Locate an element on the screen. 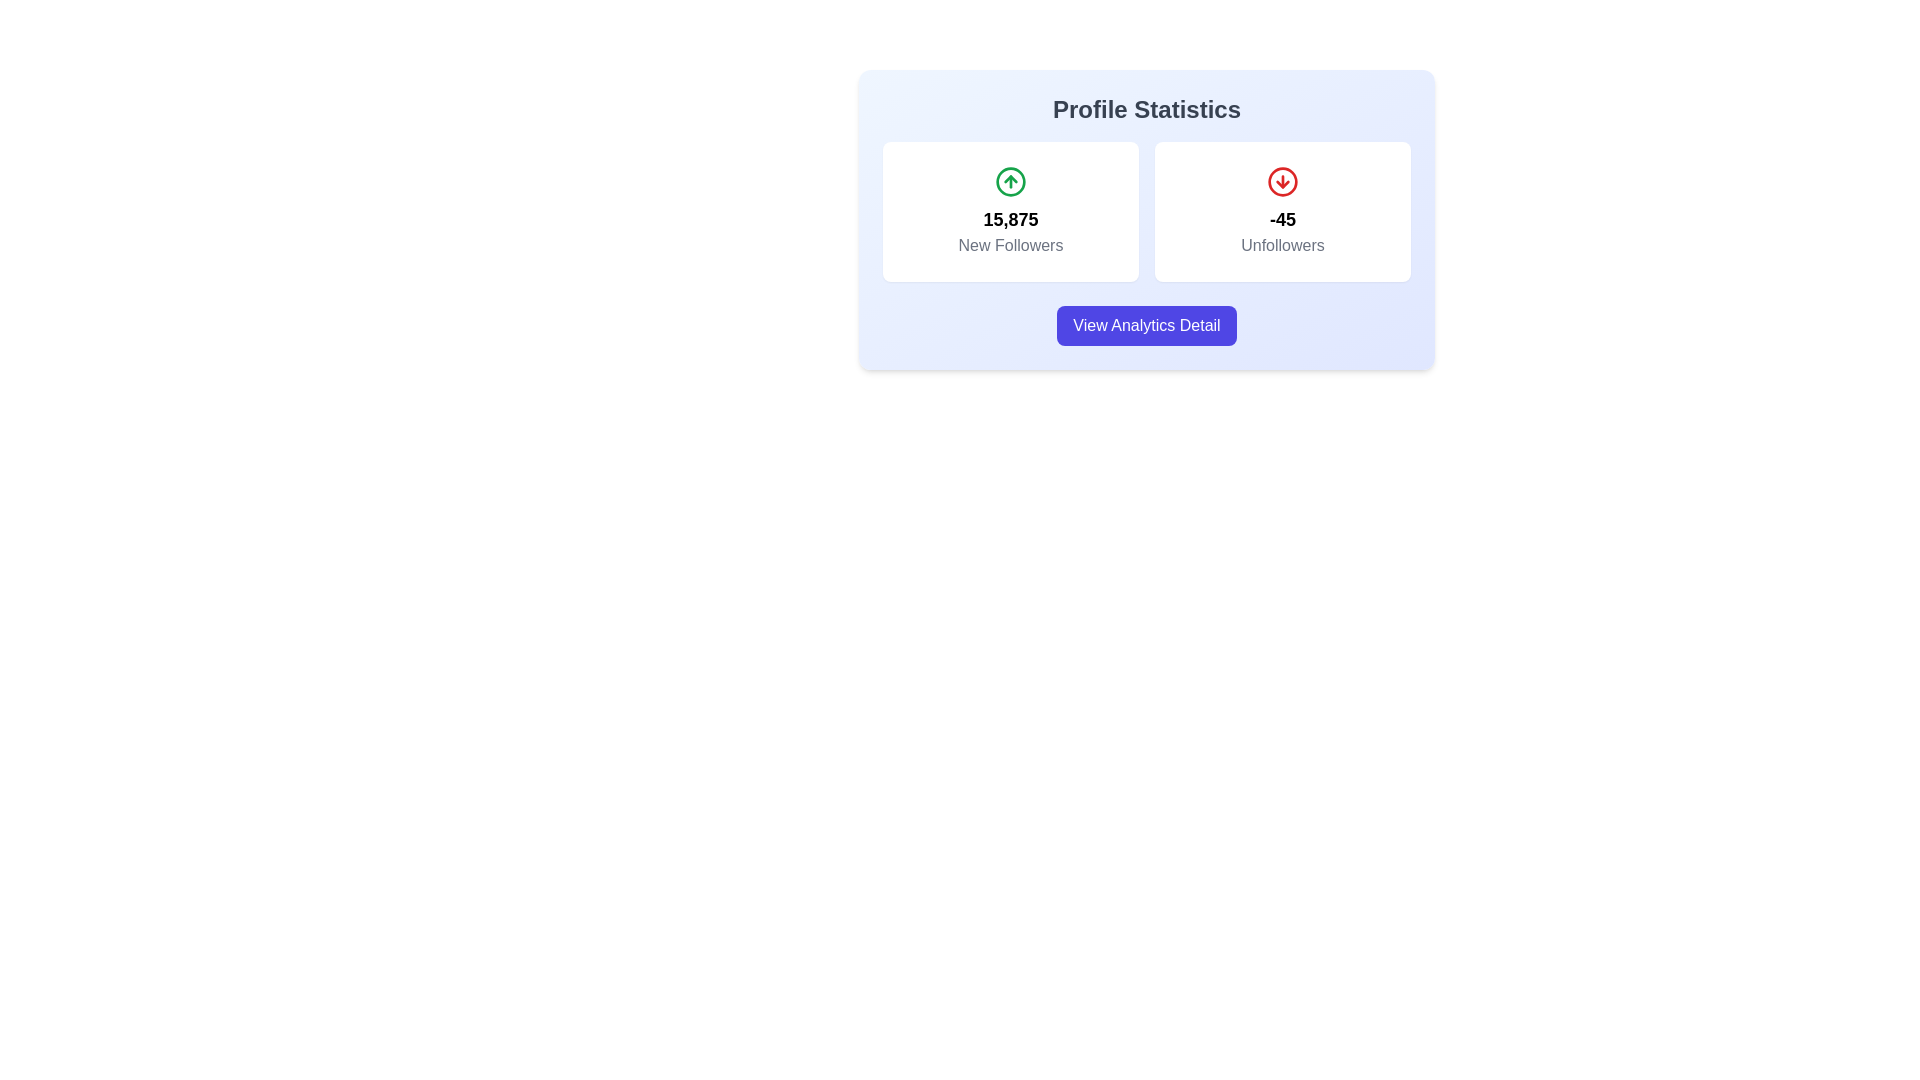 This screenshot has height=1080, width=1920. statistical value displayed as '15,875' in bold black font within the card section, located in the upper left quadrant of the card, below an upward arrow icon and above the 'New Followers' label is located at coordinates (1011, 219).